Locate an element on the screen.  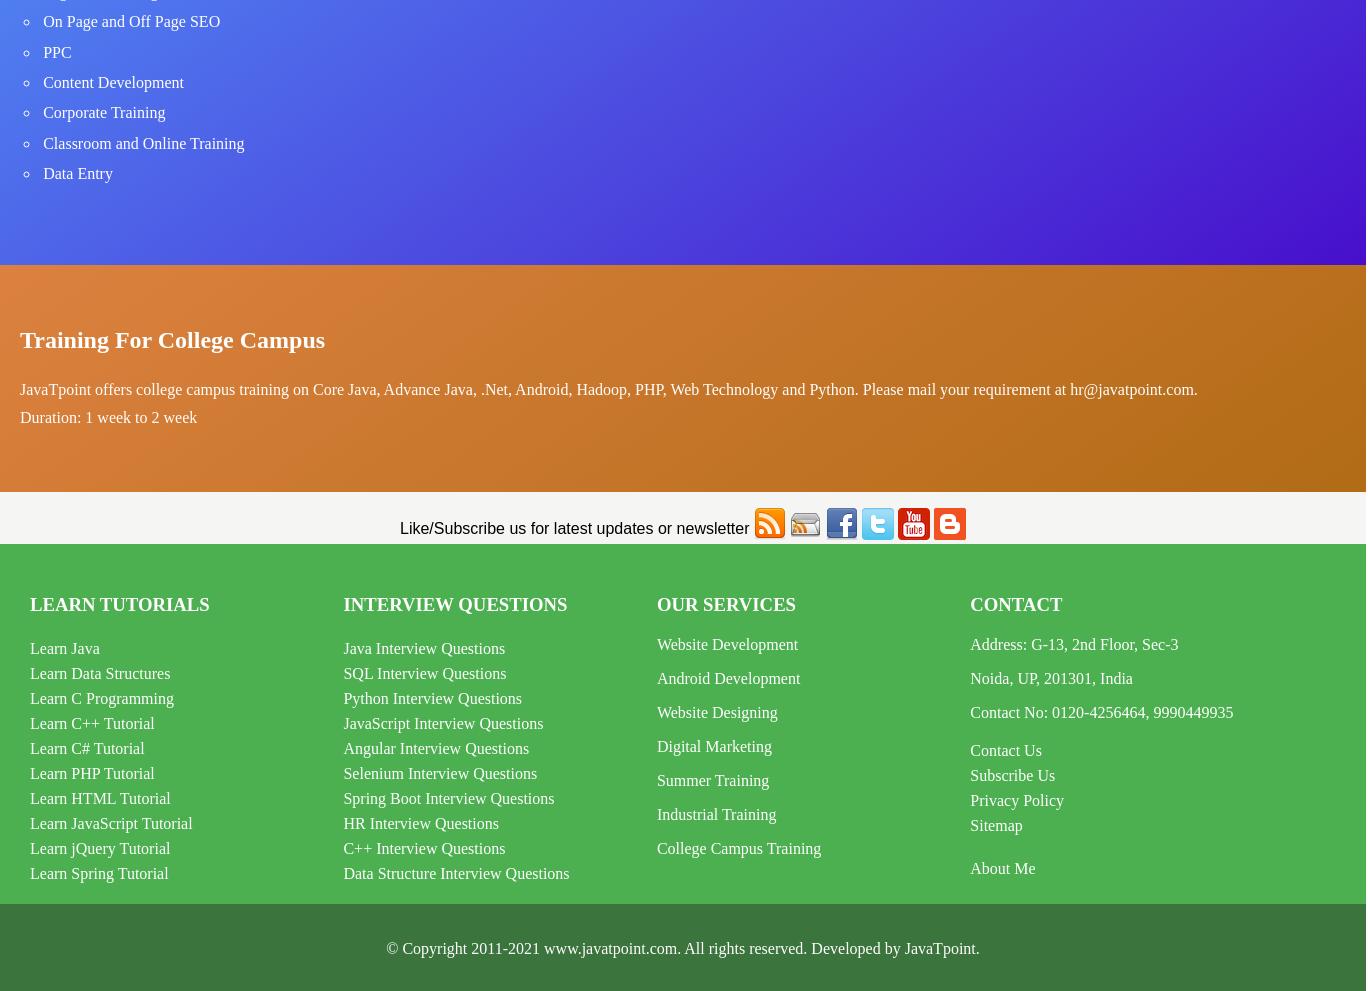
'hr@javatpoint.com' is located at coordinates (1131, 388).